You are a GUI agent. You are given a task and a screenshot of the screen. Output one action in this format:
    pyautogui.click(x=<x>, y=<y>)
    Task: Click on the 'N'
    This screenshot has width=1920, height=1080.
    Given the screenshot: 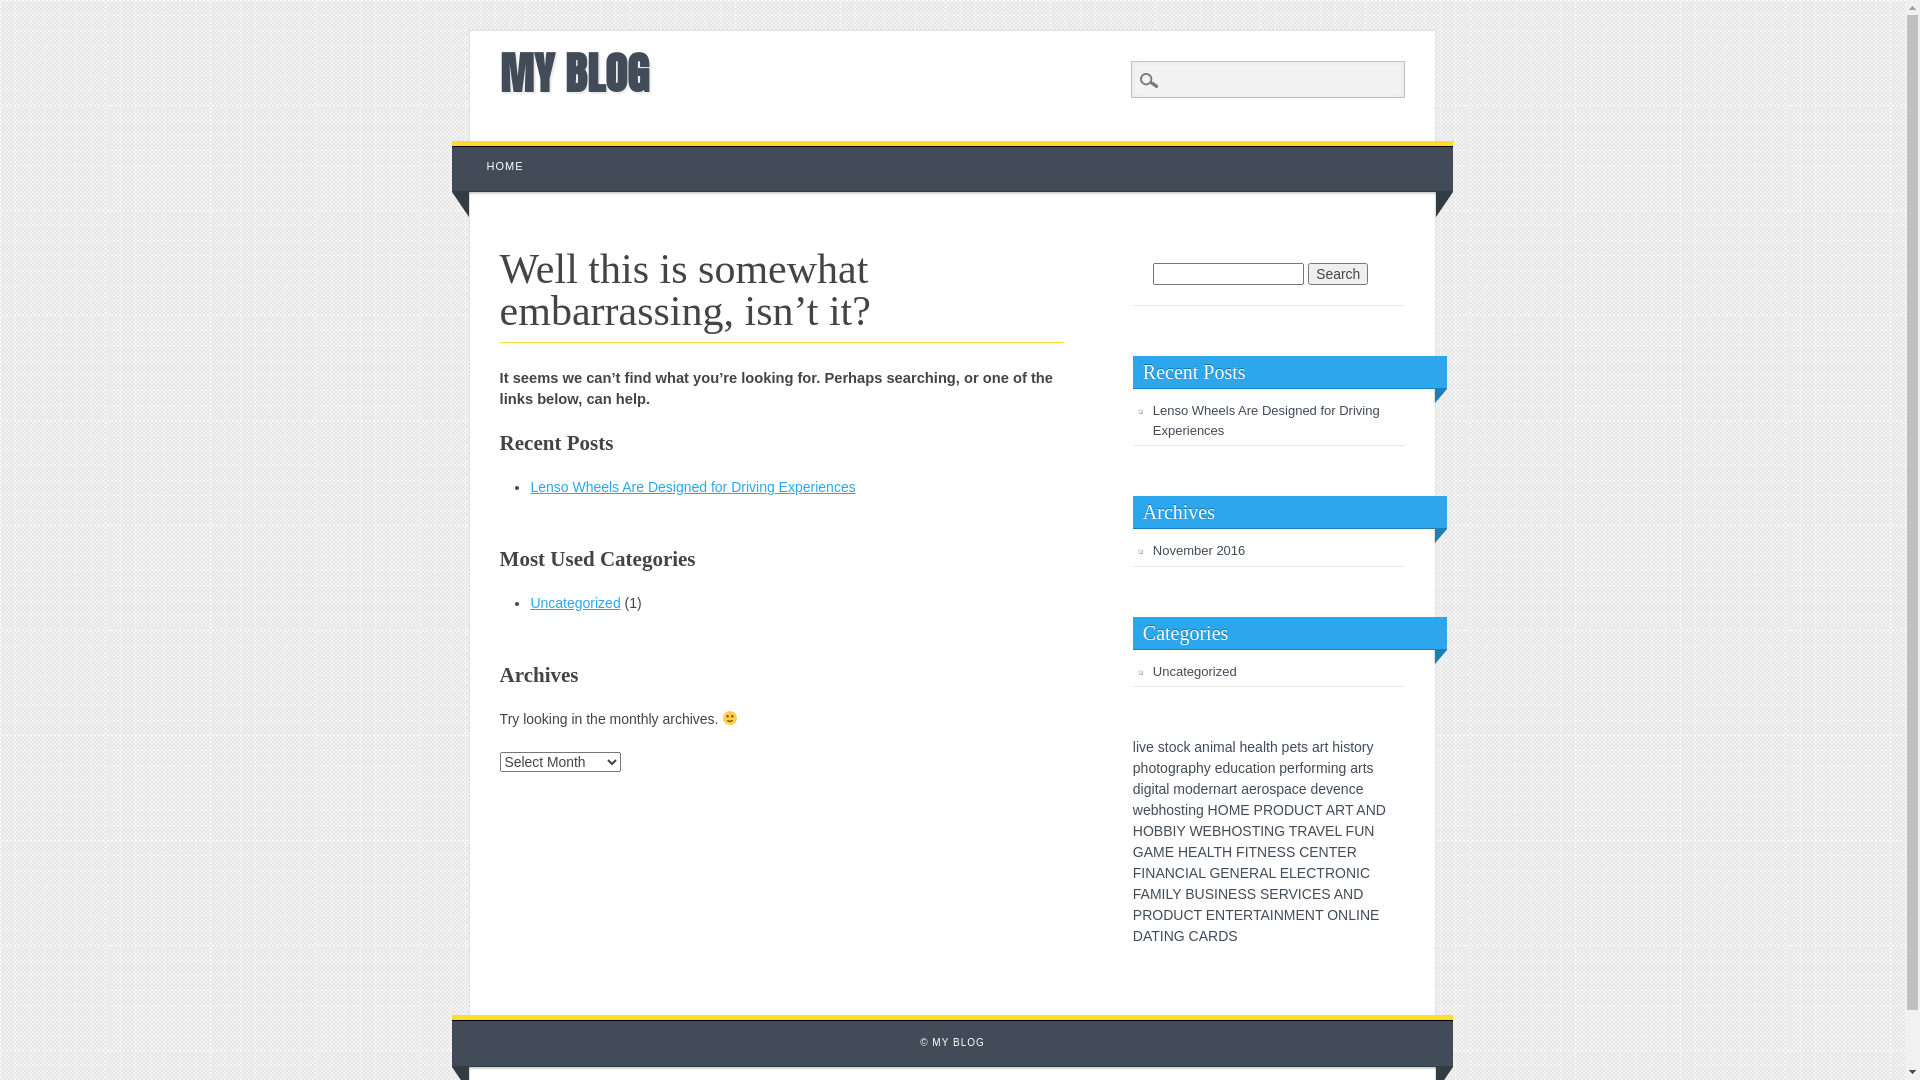 What is the action you would take?
    pyautogui.click(x=1324, y=852)
    